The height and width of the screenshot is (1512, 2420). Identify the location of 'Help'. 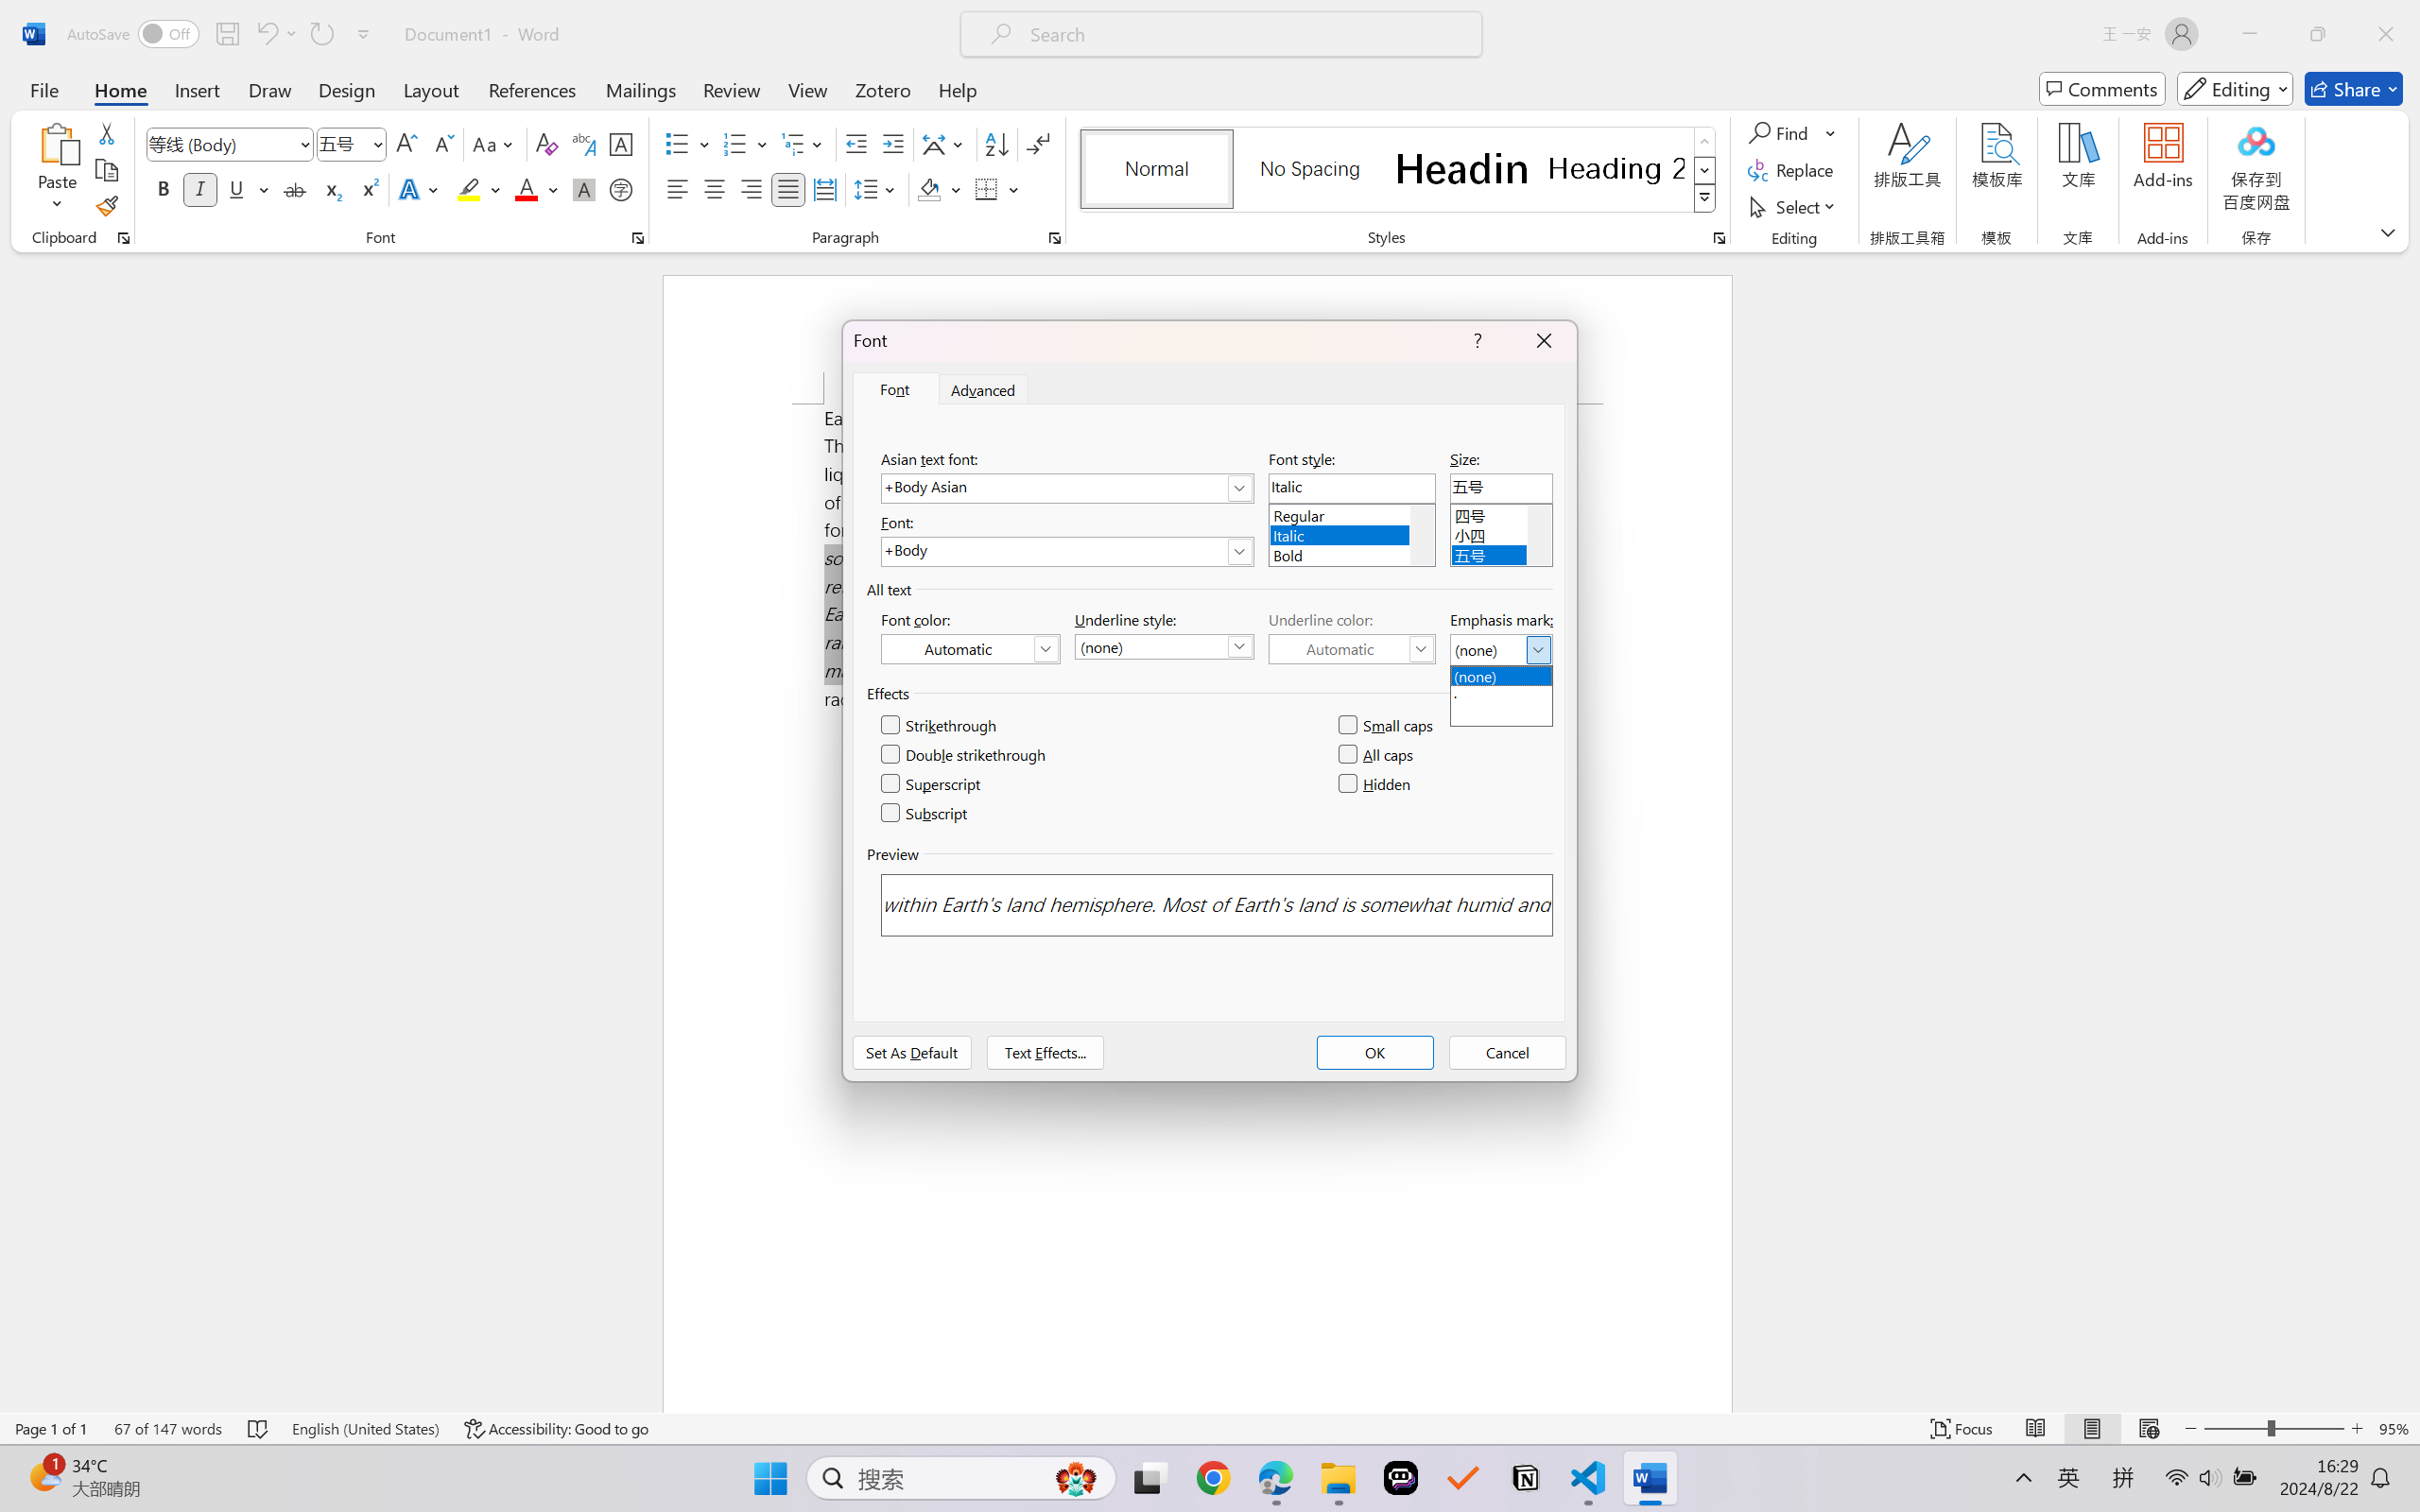
(956, 88).